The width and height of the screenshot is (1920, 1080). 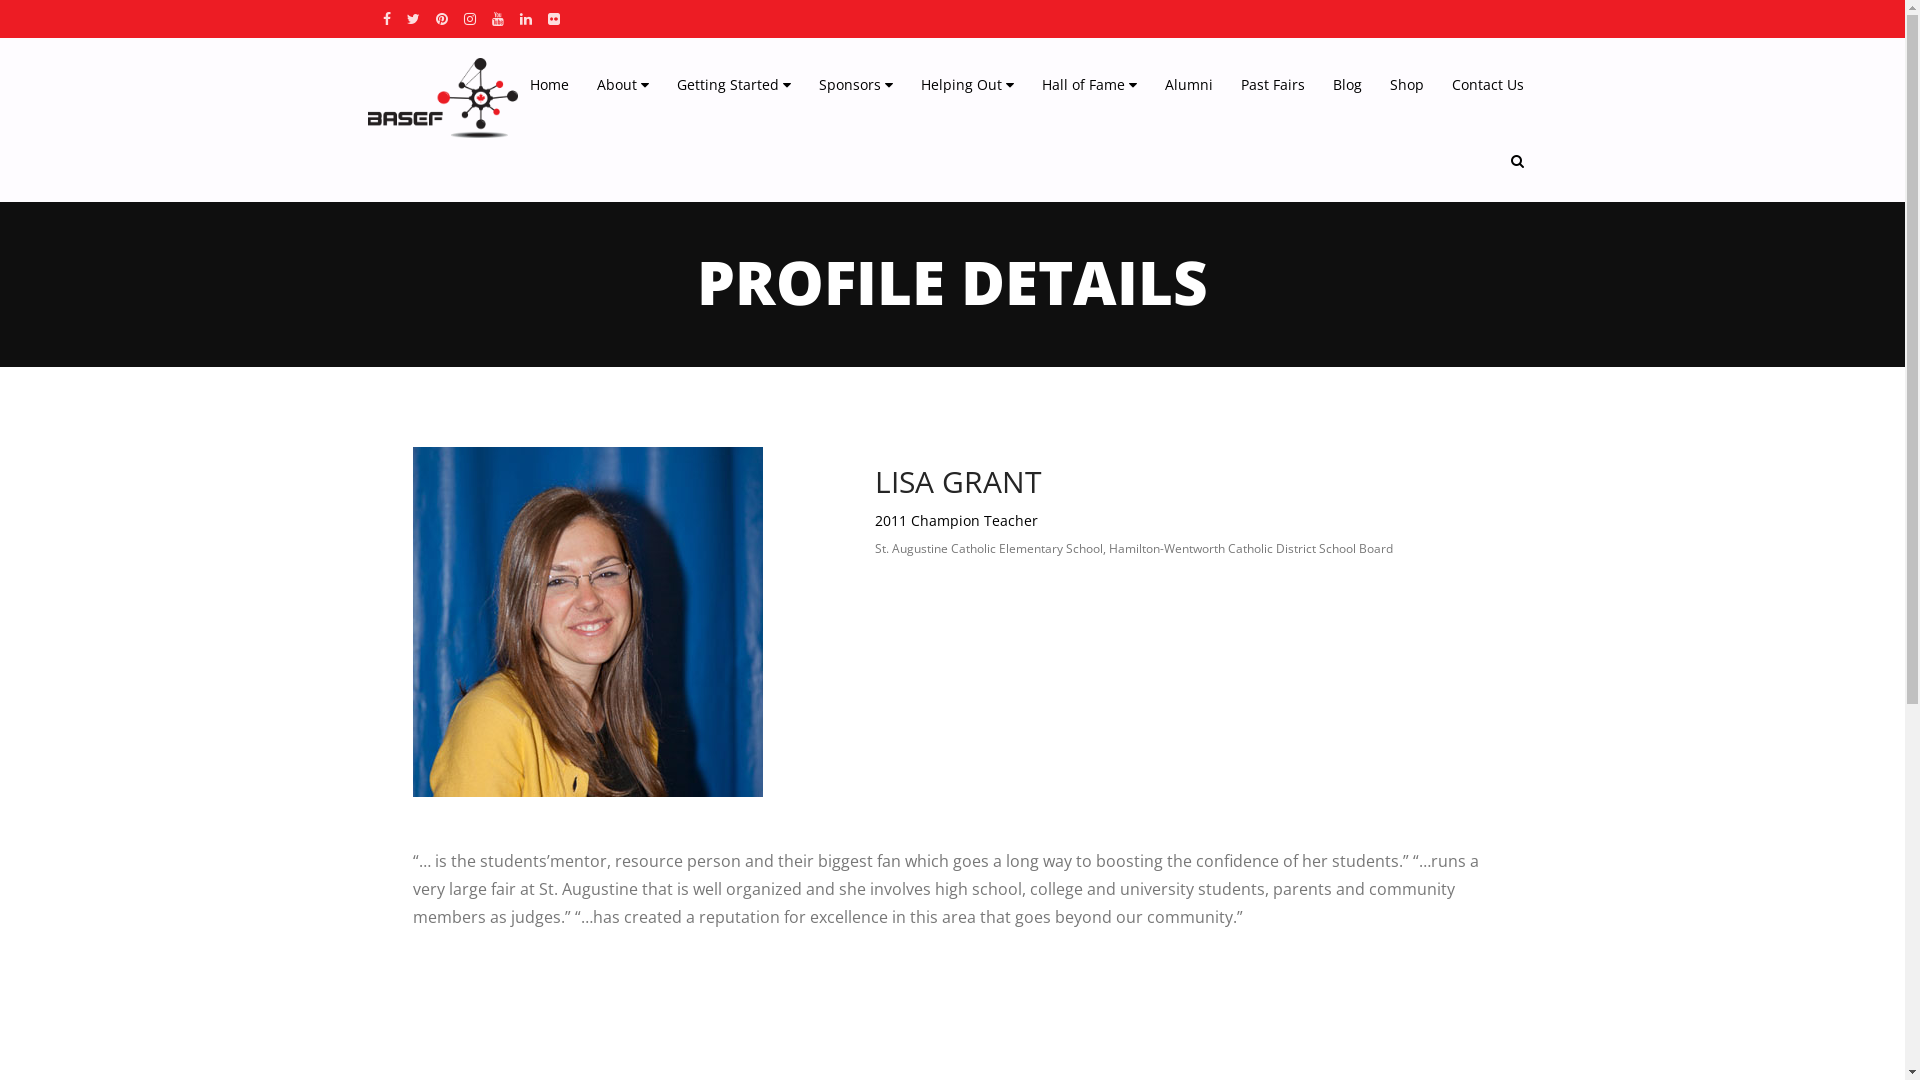 What do you see at coordinates (1271, 83) in the screenshot?
I see `'Past Fairs'` at bounding box center [1271, 83].